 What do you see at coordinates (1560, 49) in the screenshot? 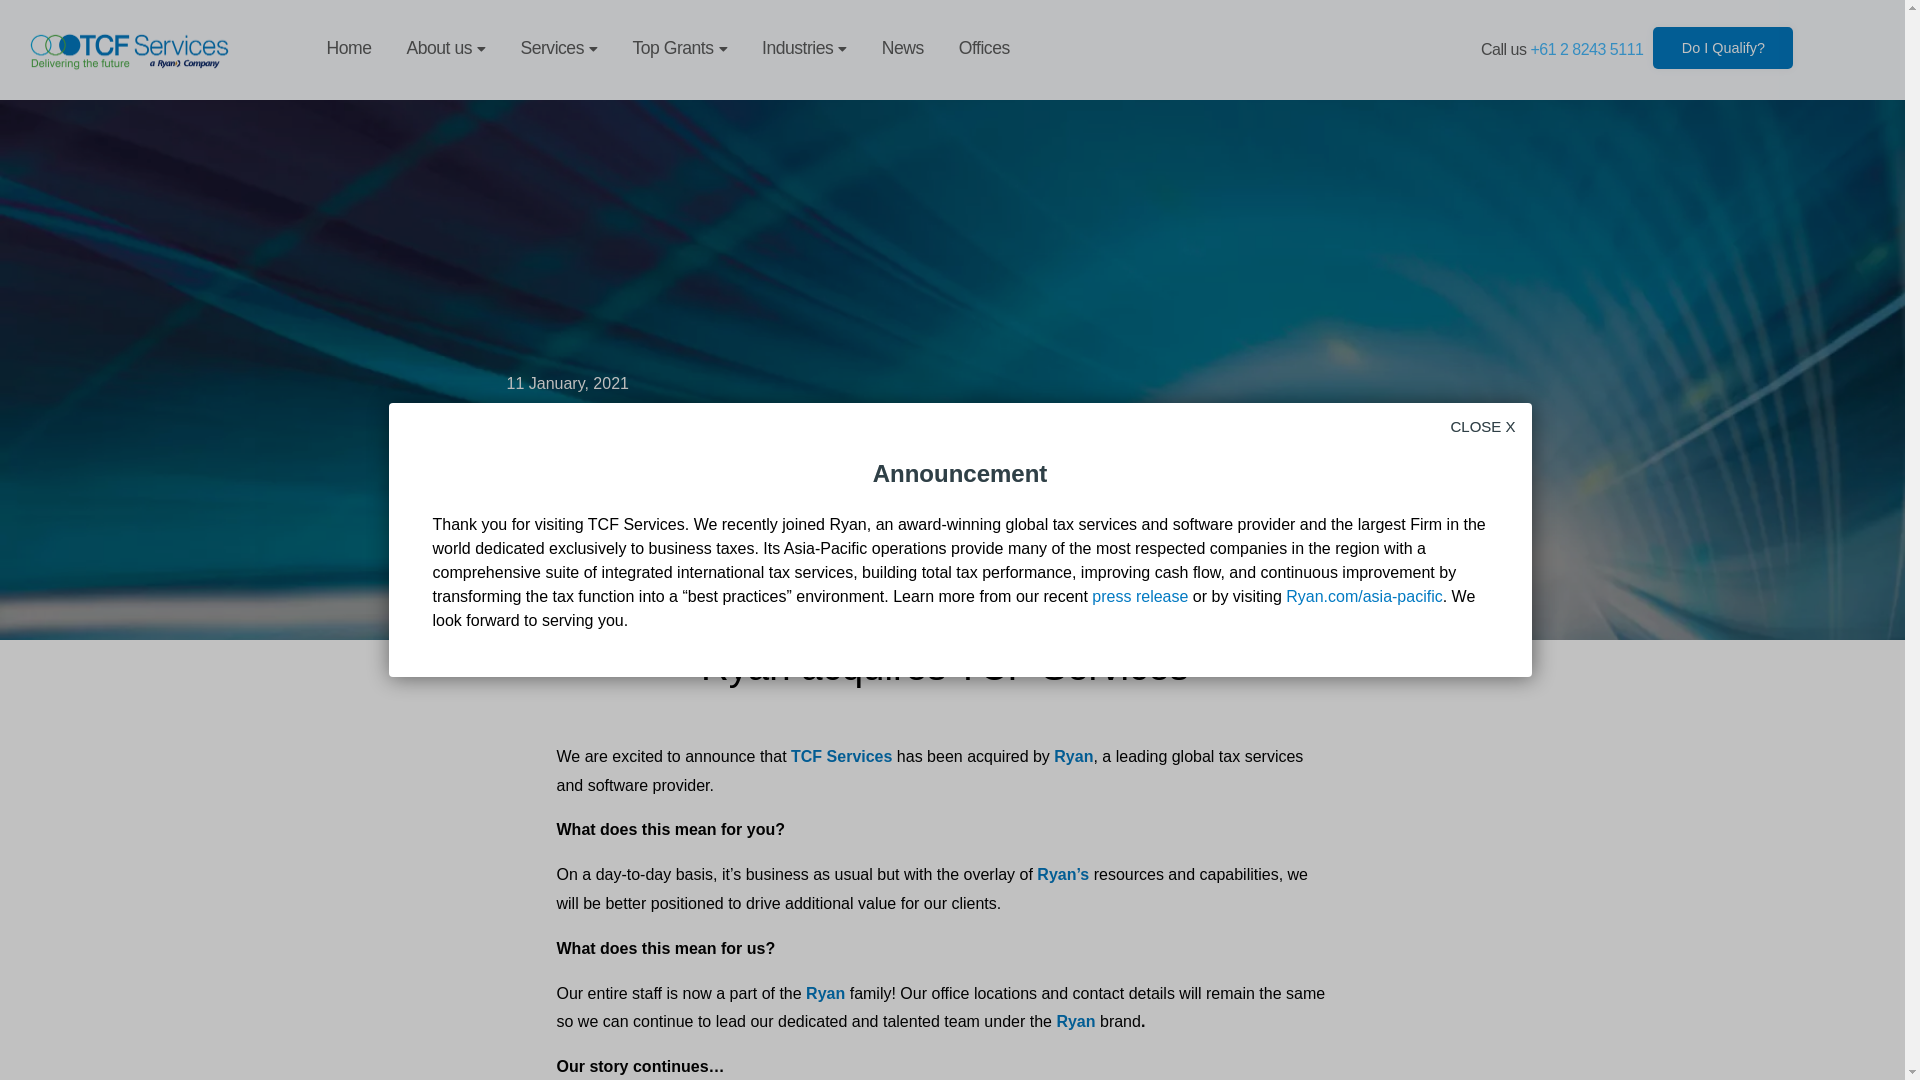
I see `'Call us +61 2 8243 5111'` at bounding box center [1560, 49].